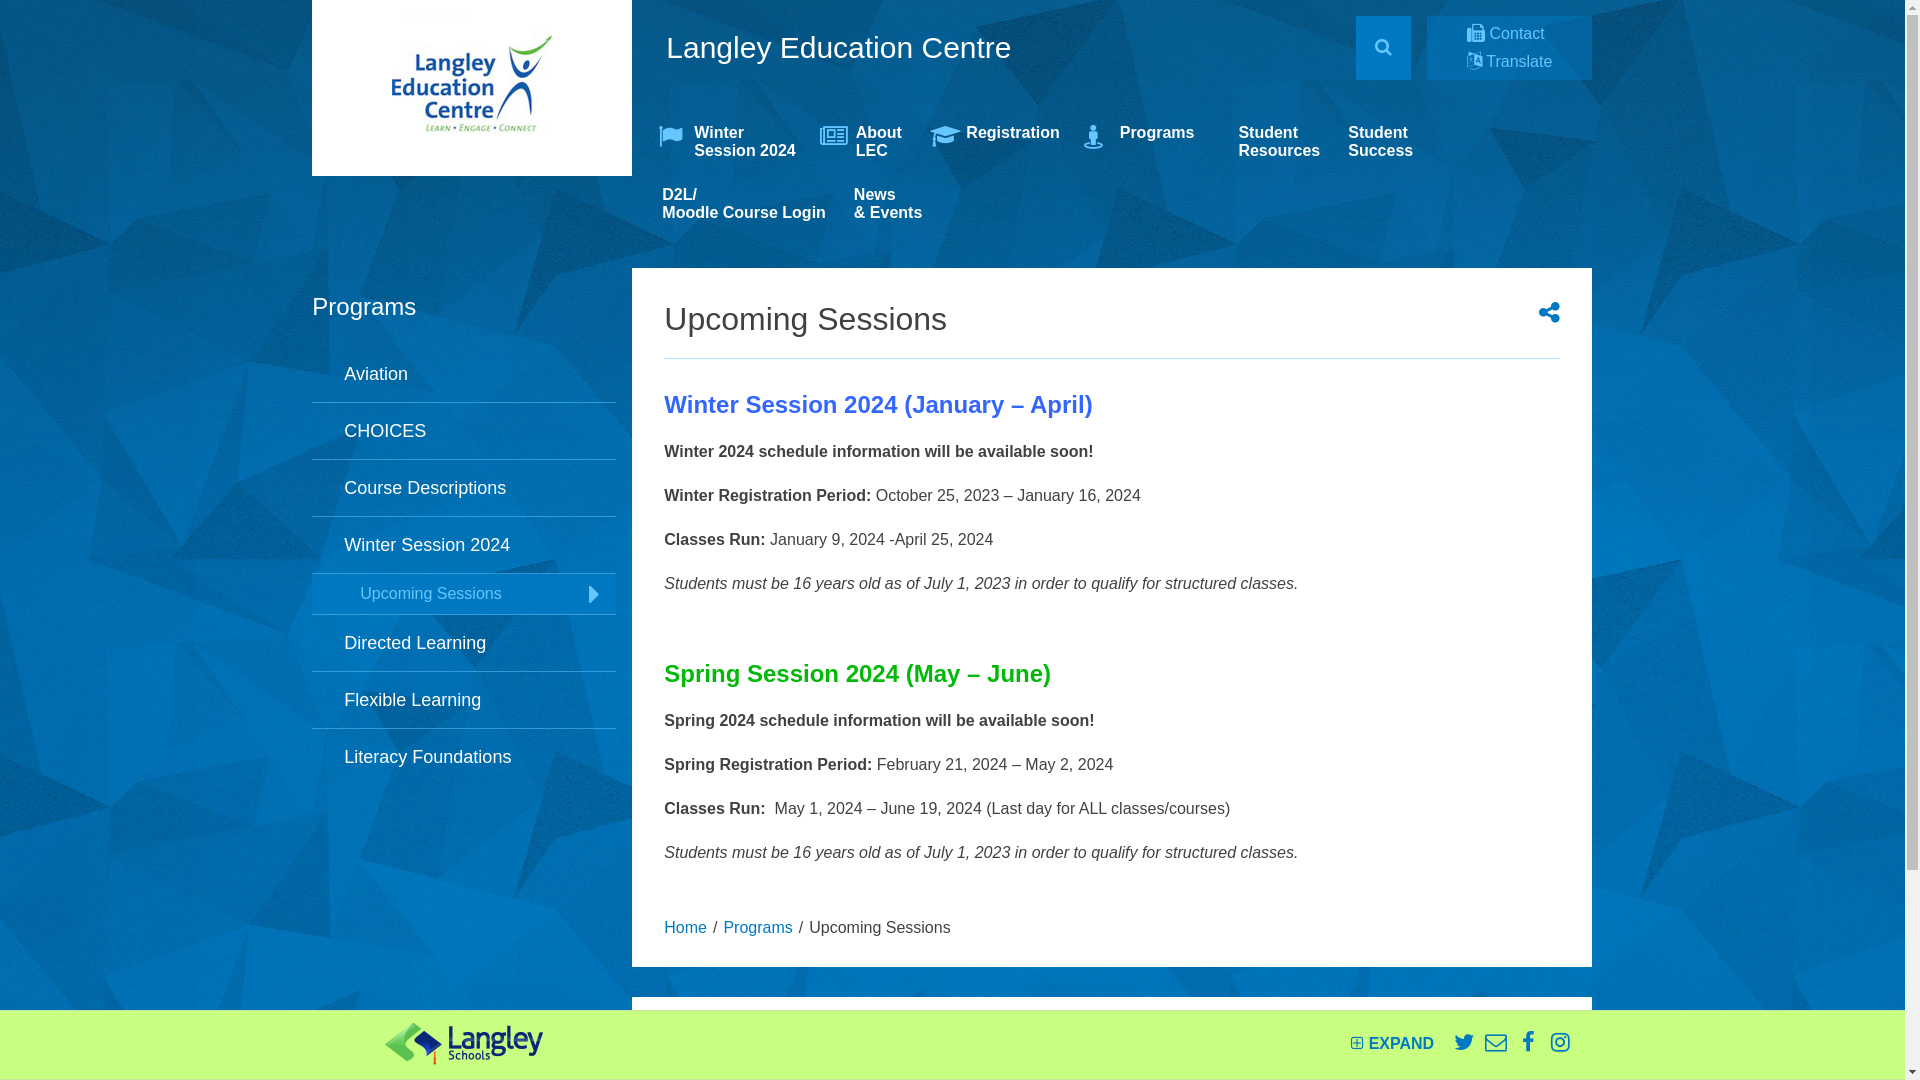 This screenshot has width=1920, height=1080. Describe the element at coordinates (727, 141) in the screenshot. I see `'Winter` at that location.